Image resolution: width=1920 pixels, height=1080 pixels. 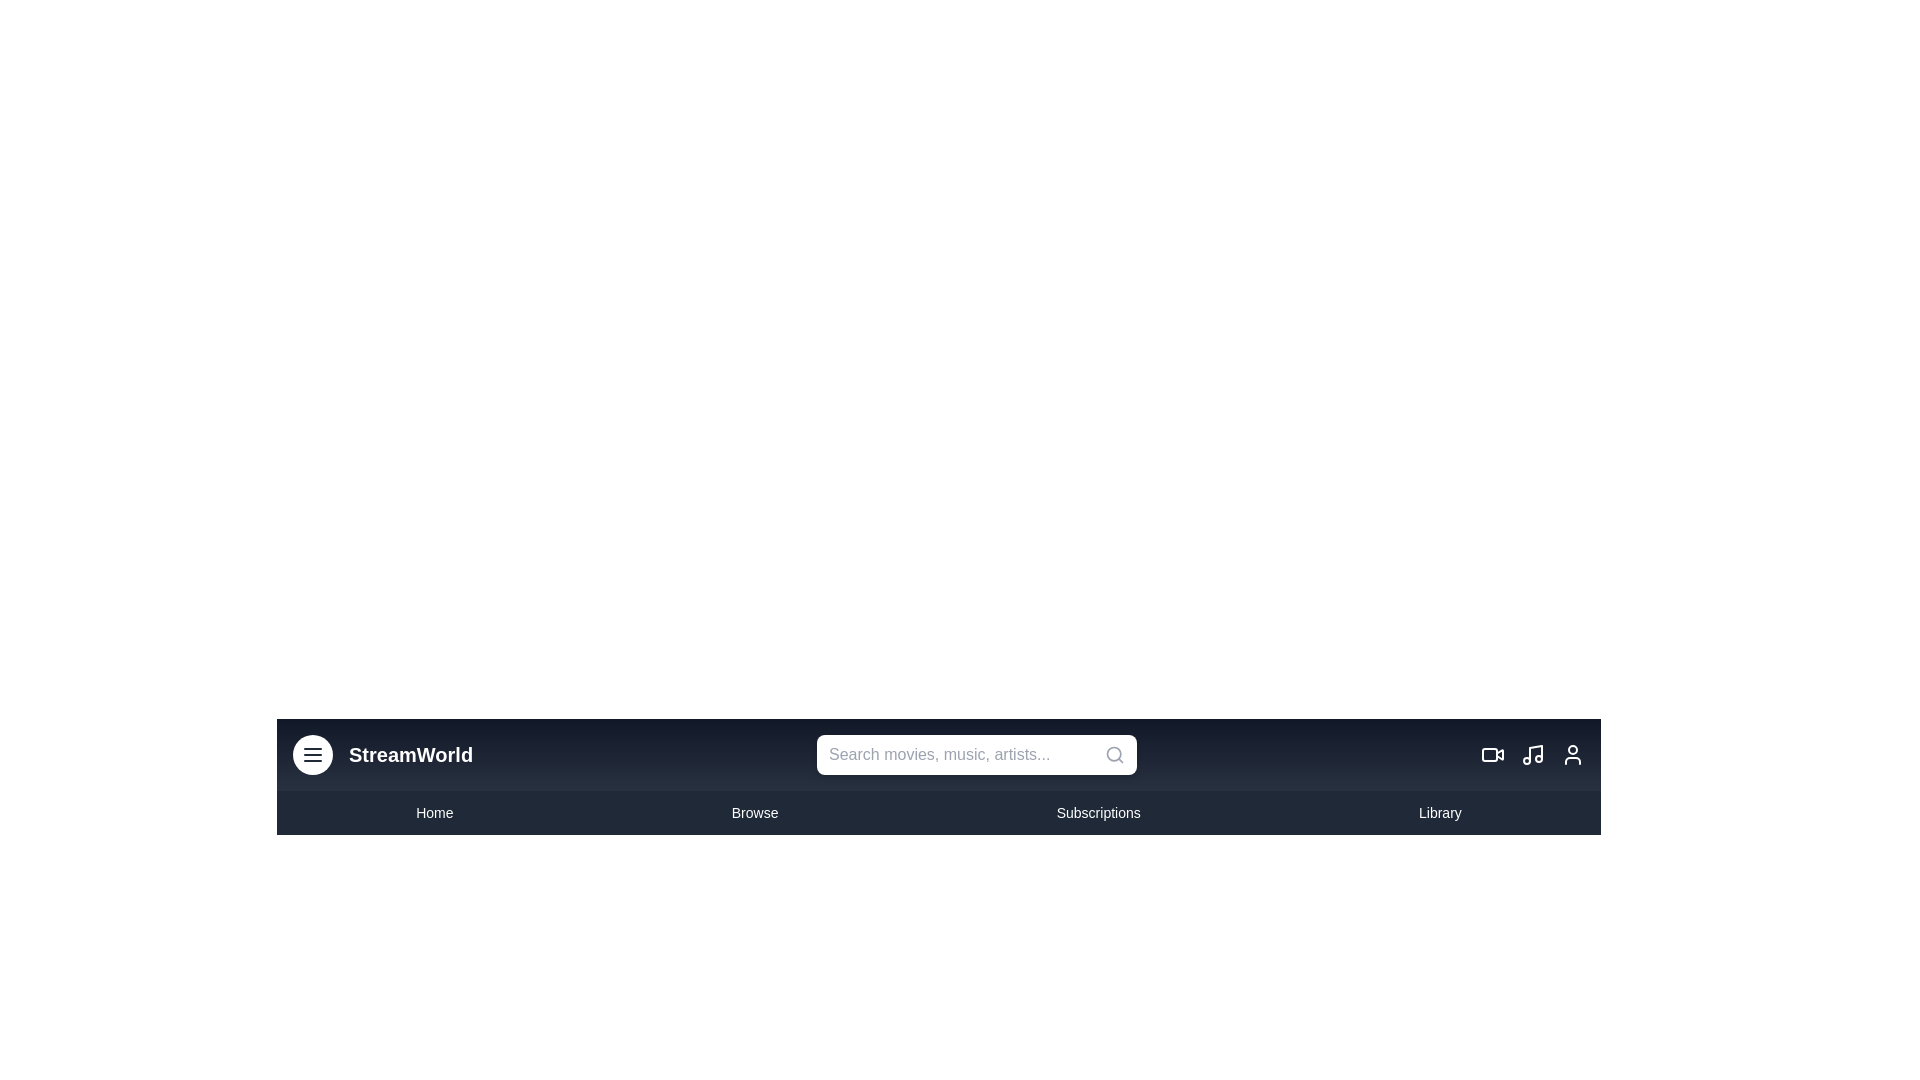 What do you see at coordinates (977, 755) in the screenshot?
I see `the search input field to focus on it` at bounding box center [977, 755].